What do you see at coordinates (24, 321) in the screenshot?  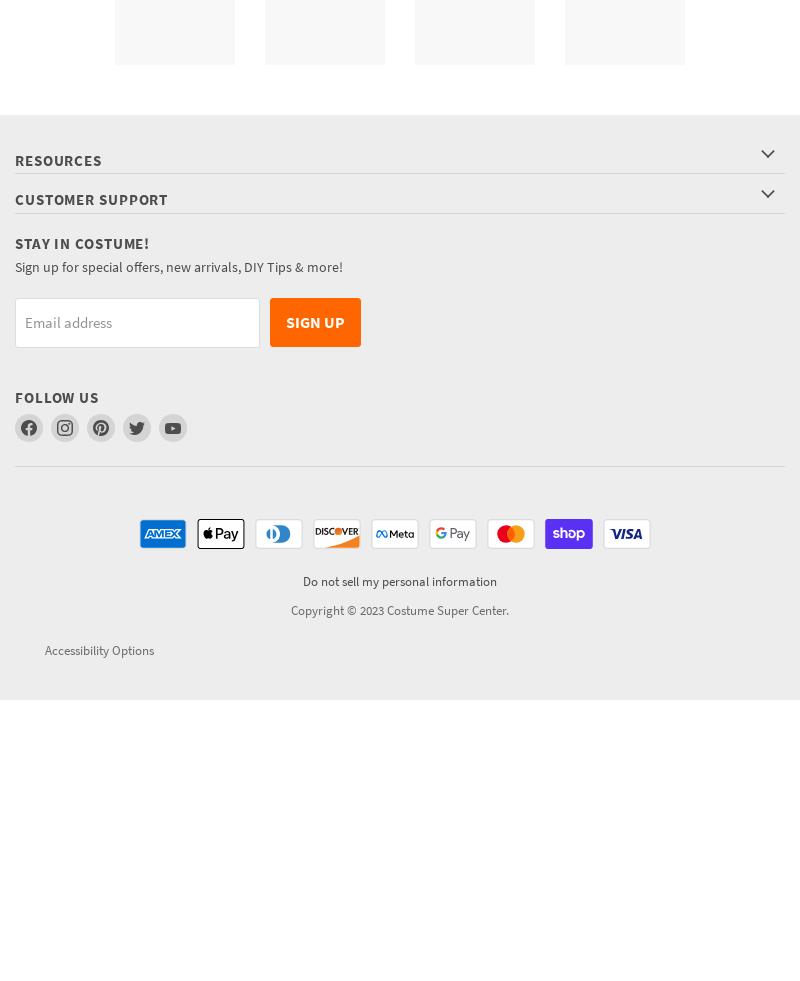 I see `'Email address'` at bounding box center [24, 321].